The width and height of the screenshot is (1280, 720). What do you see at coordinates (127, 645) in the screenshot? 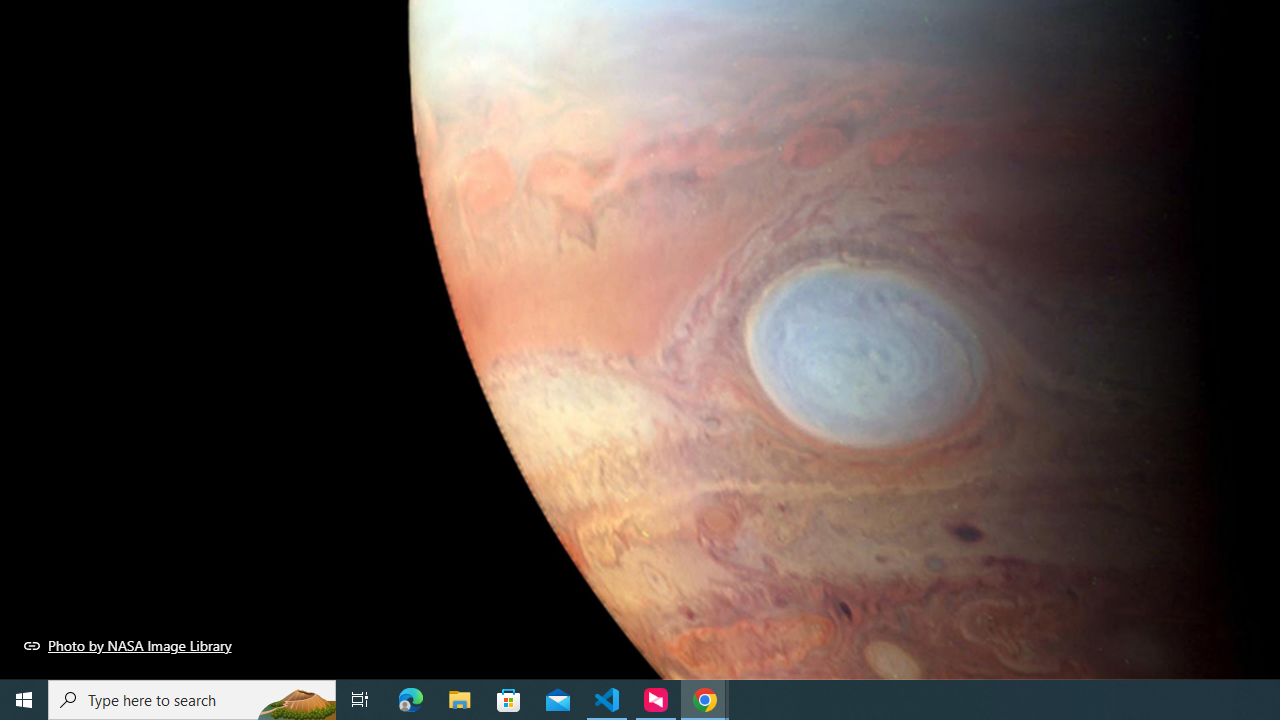
I see `'Photo by NASA Image Library'` at bounding box center [127, 645].